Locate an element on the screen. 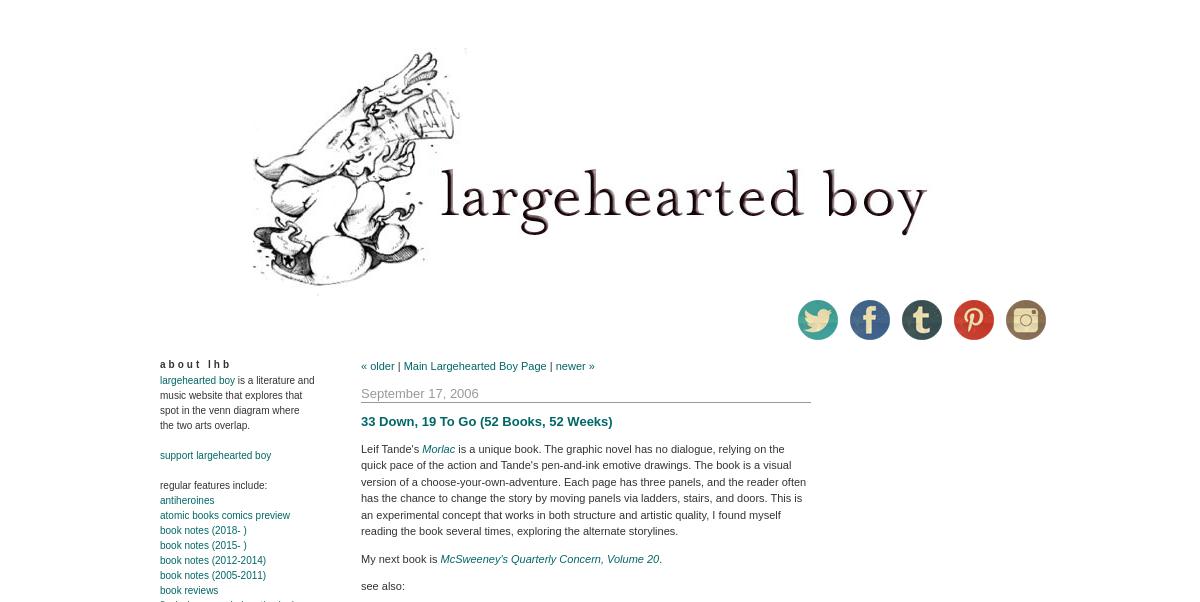 This screenshot has width=1200, height=602. 'Book Notes (2015- )' is located at coordinates (202, 544).